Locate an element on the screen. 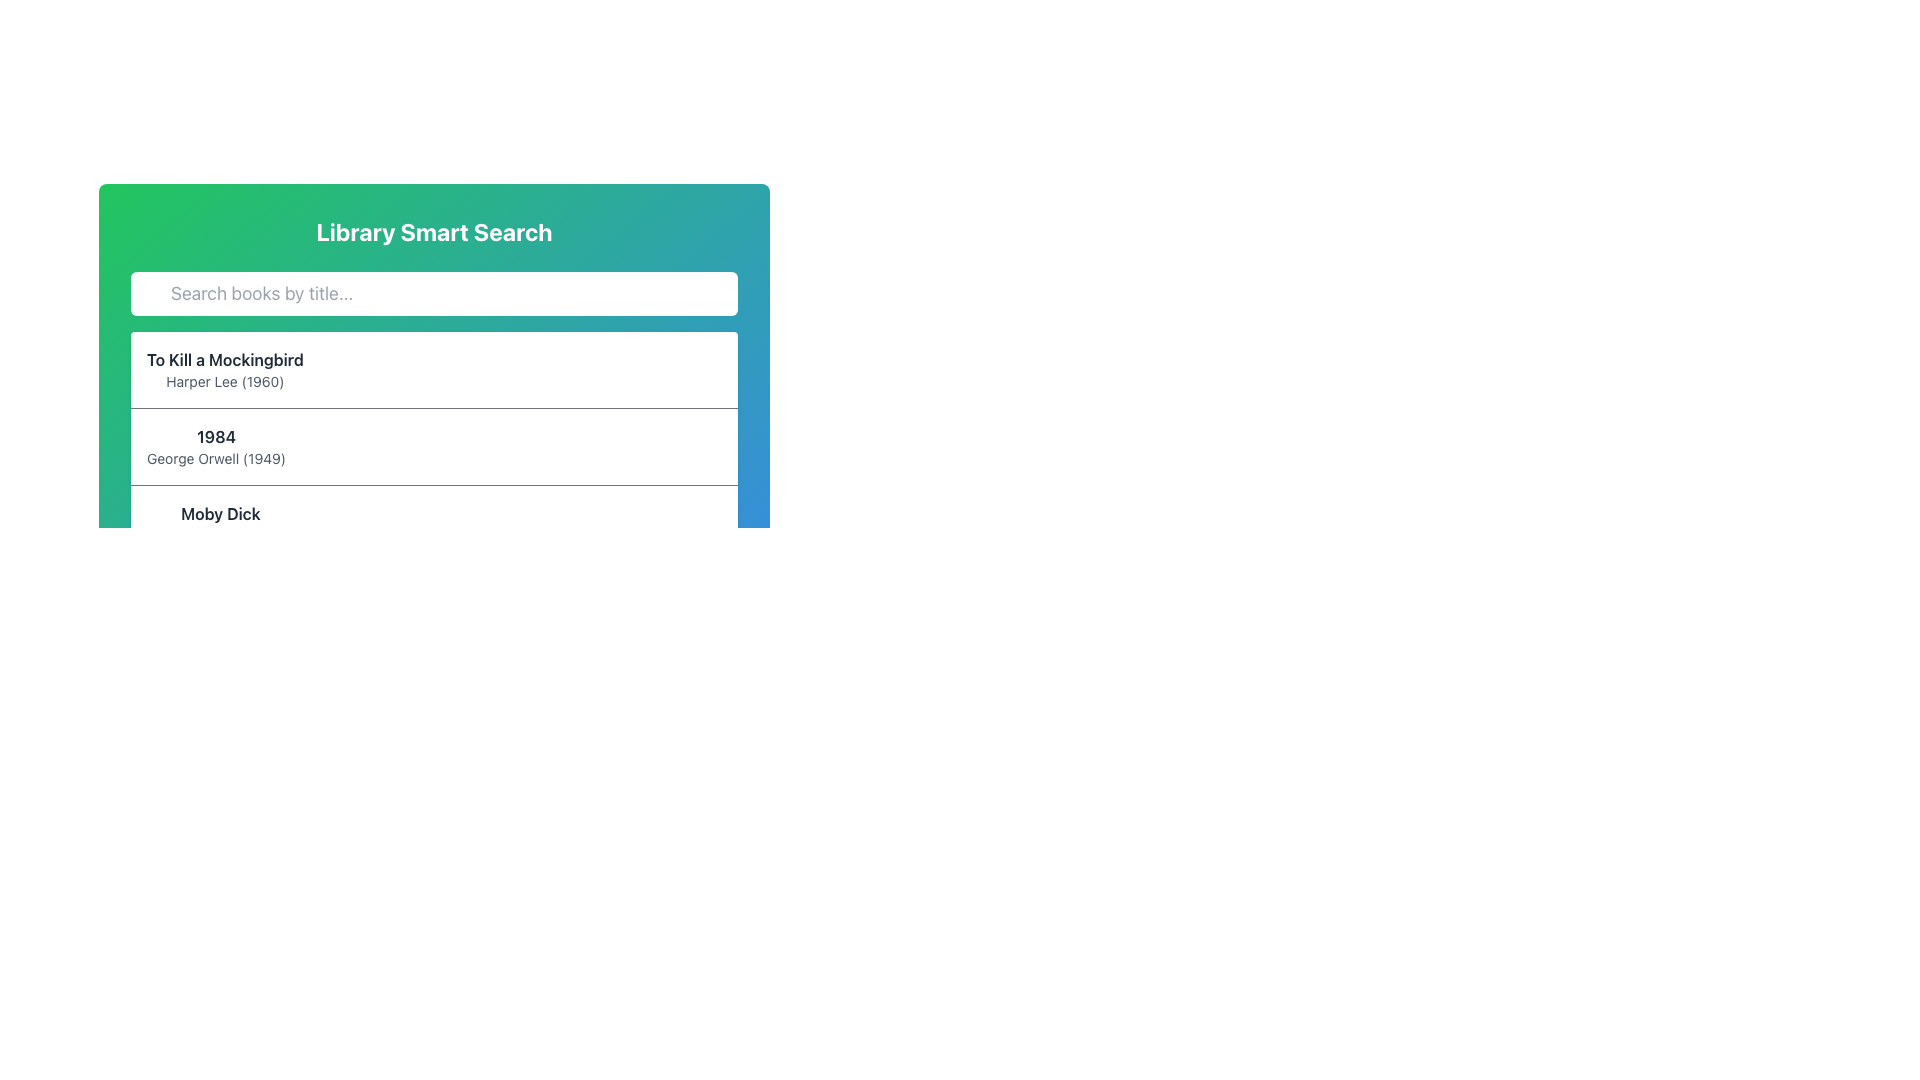 The width and height of the screenshot is (1920, 1080). to select the second list item displaying '1984' by George Orwell, which is visually emphasized with a bold font for the title and a lighter font for the additional information is located at coordinates (433, 445).